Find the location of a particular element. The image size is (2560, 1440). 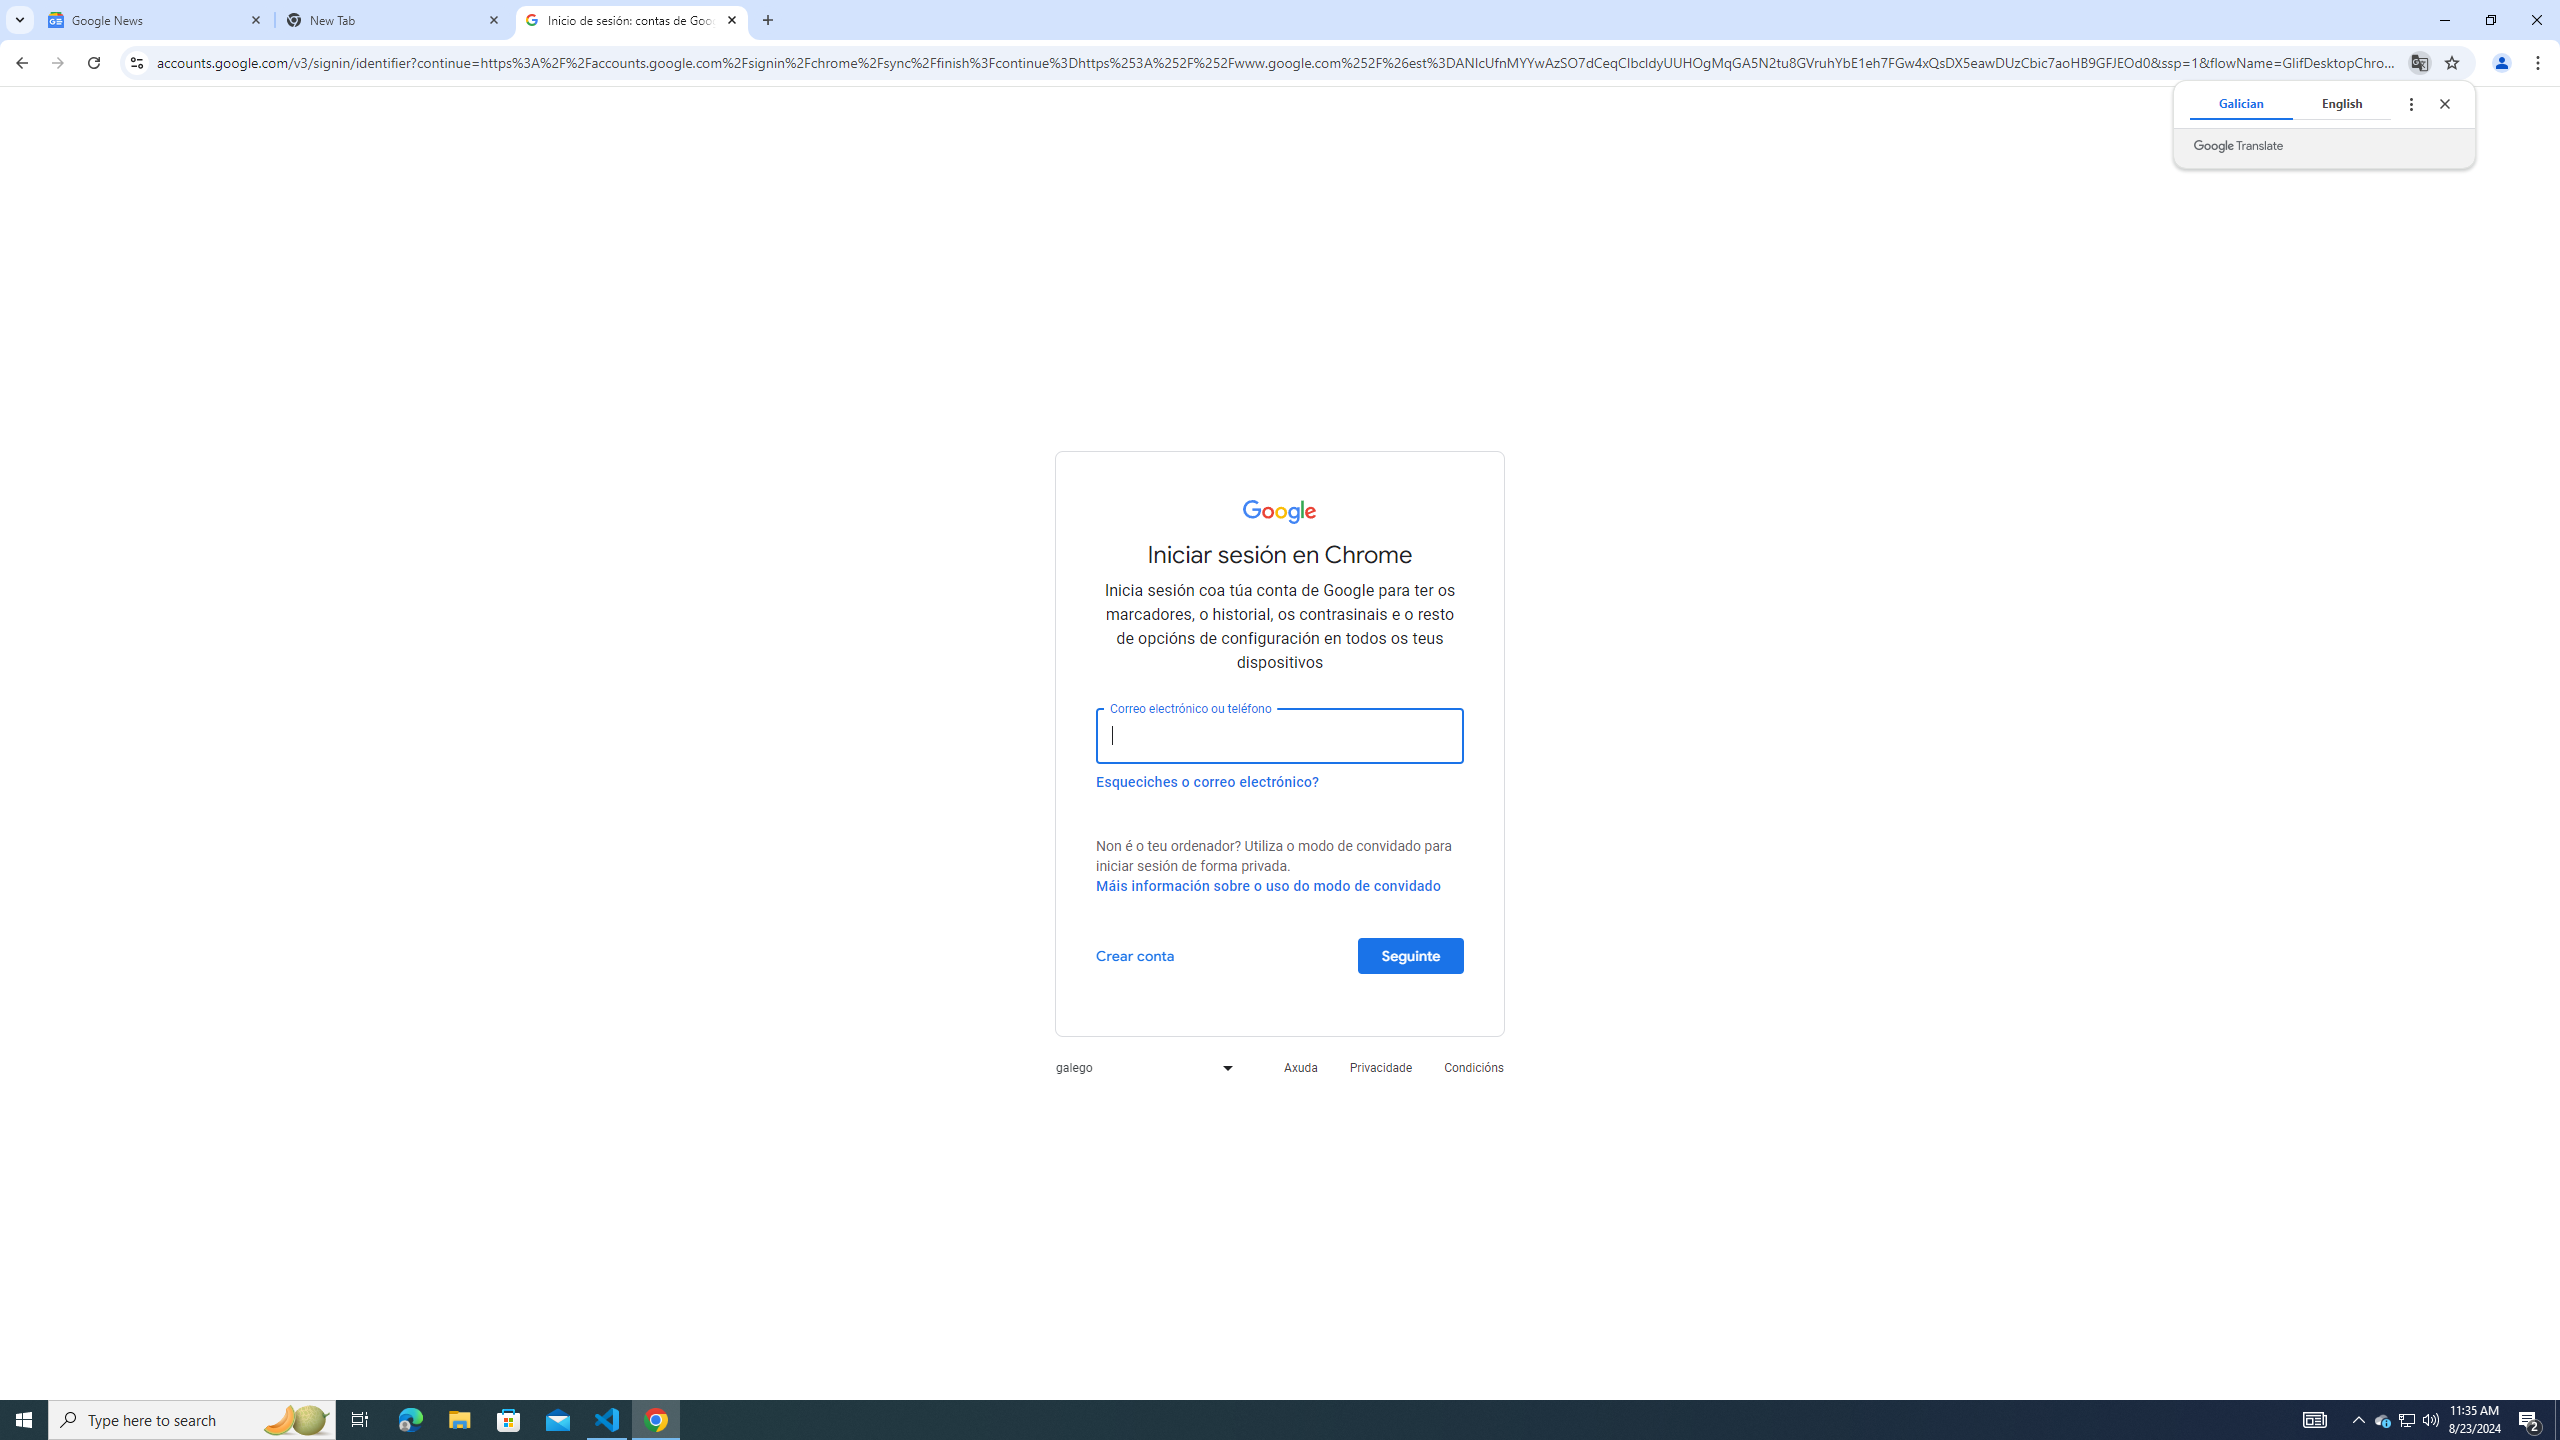

'Google News' is located at coordinates (155, 19).